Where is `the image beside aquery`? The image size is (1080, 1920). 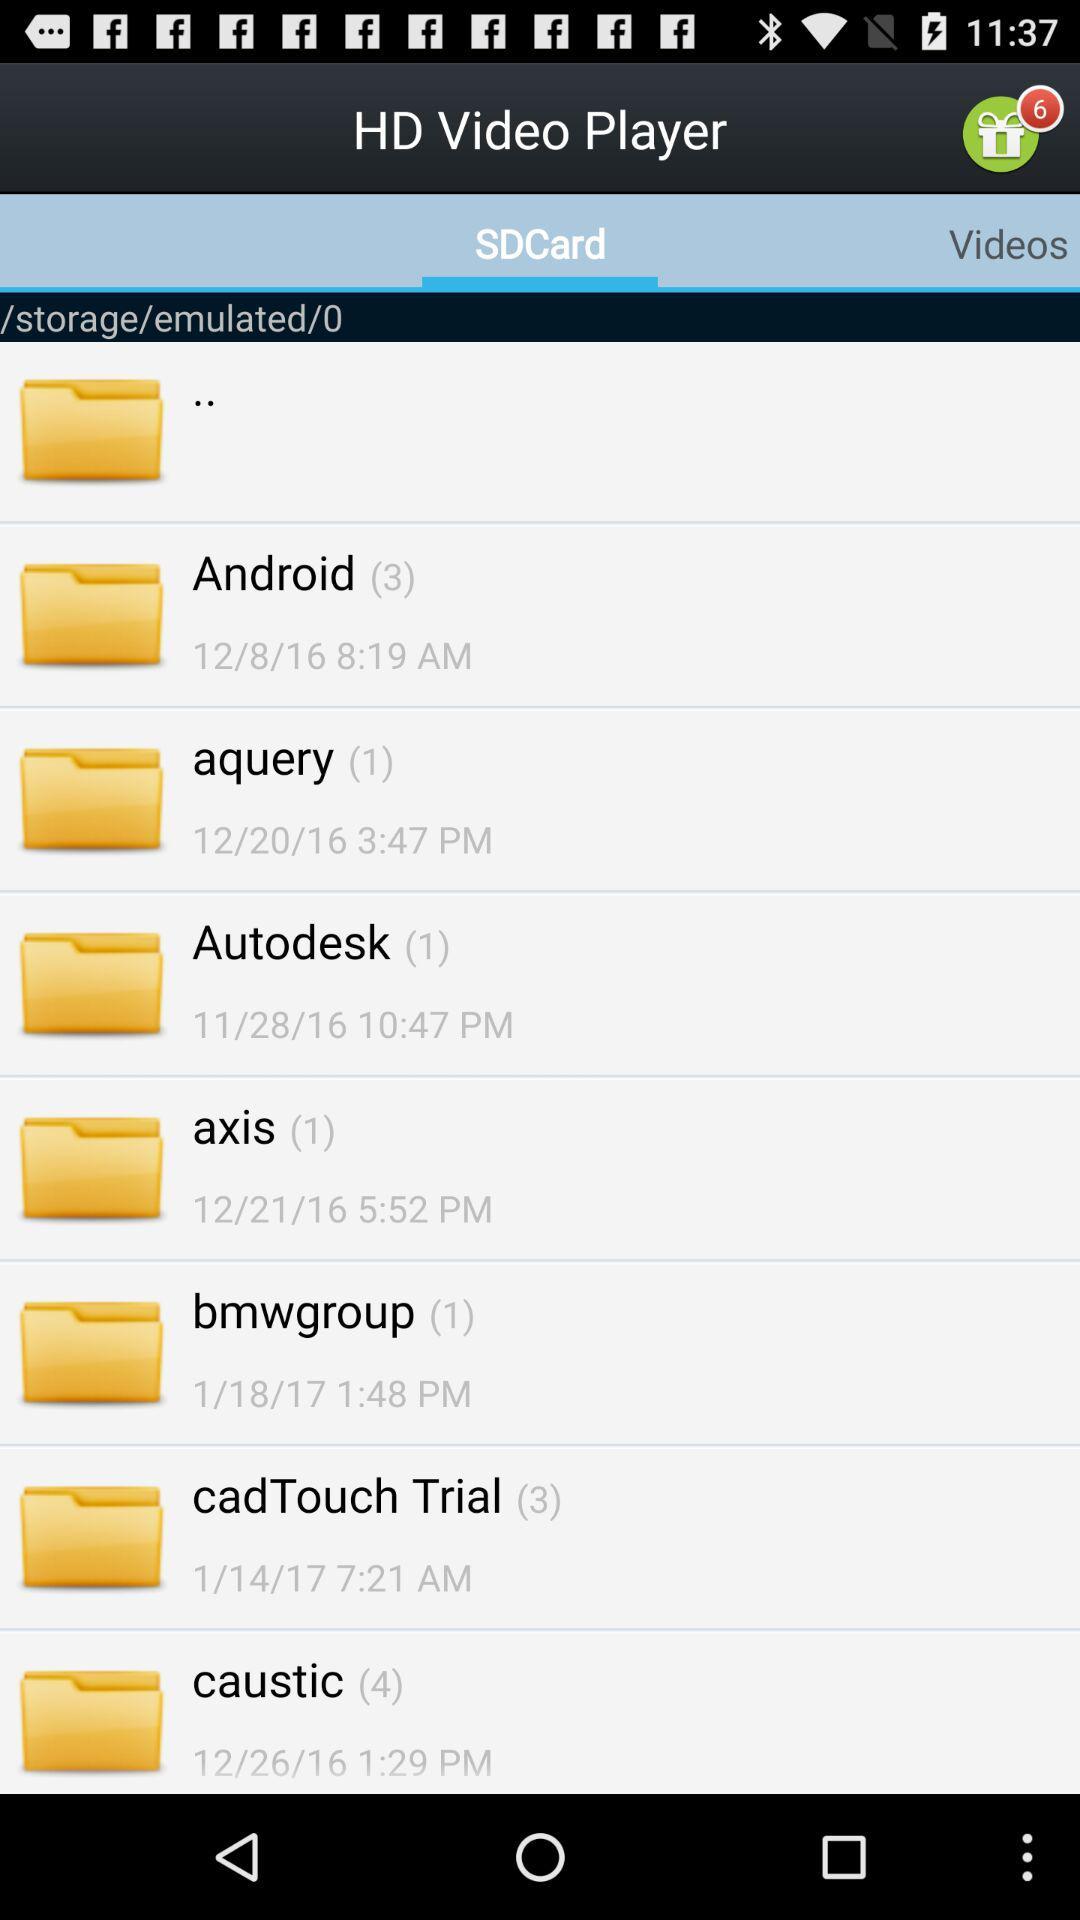
the image beside aquery is located at coordinates (92, 803).